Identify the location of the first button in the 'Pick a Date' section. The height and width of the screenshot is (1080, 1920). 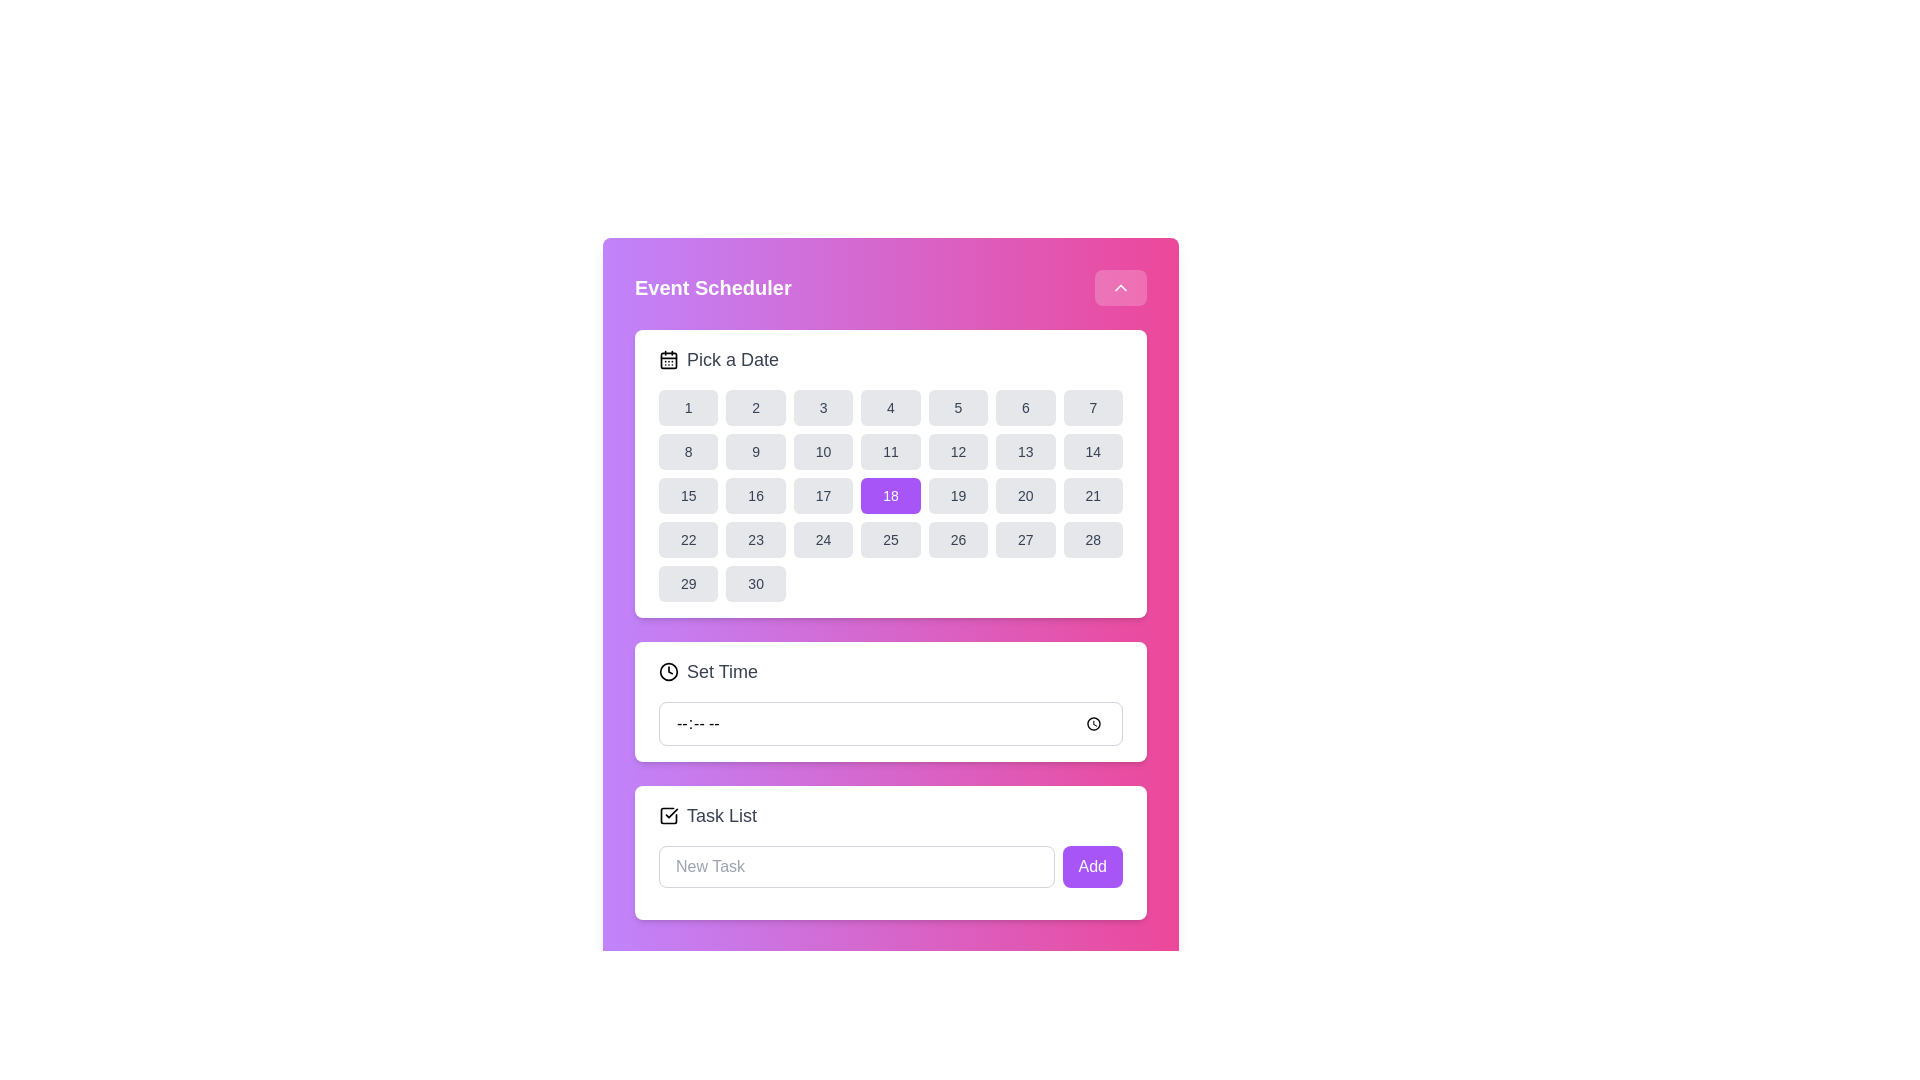
(688, 407).